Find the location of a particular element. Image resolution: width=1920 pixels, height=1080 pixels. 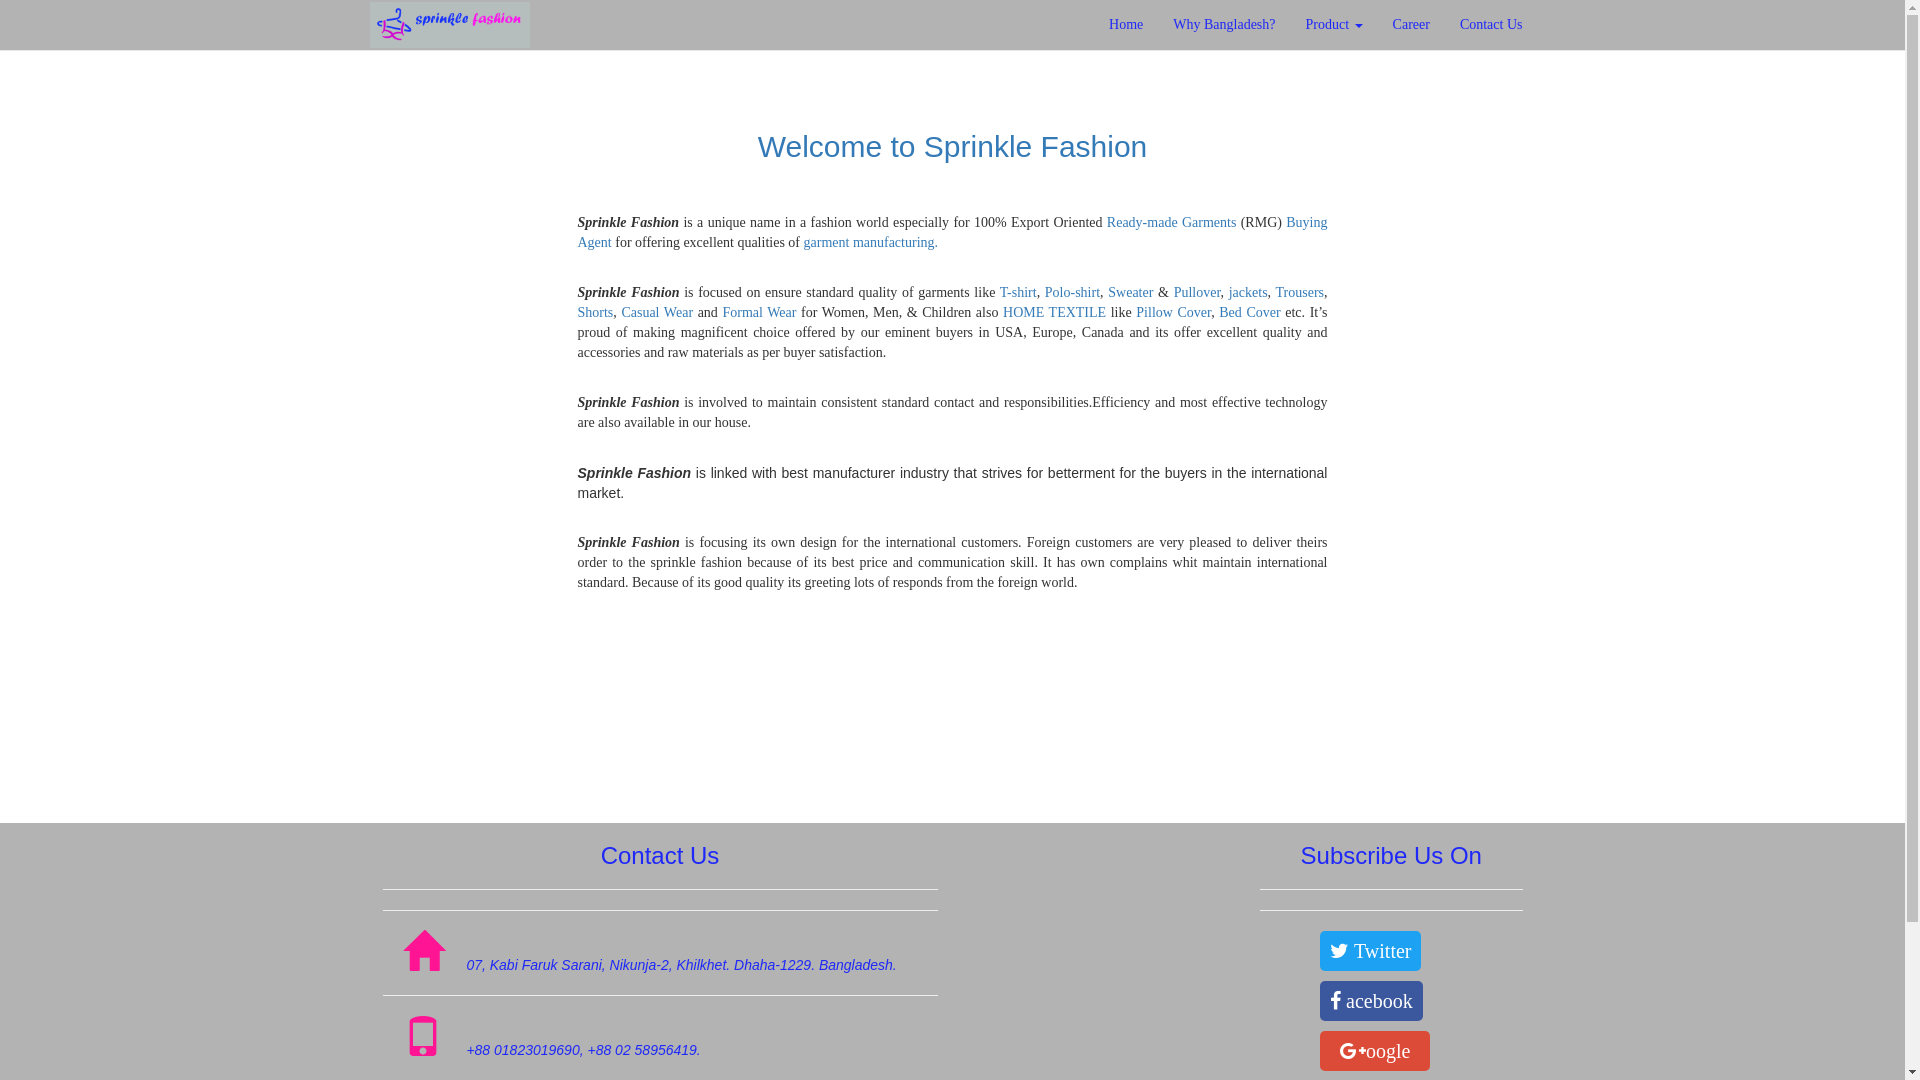

'Pillow Cover' is located at coordinates (1173, 312).